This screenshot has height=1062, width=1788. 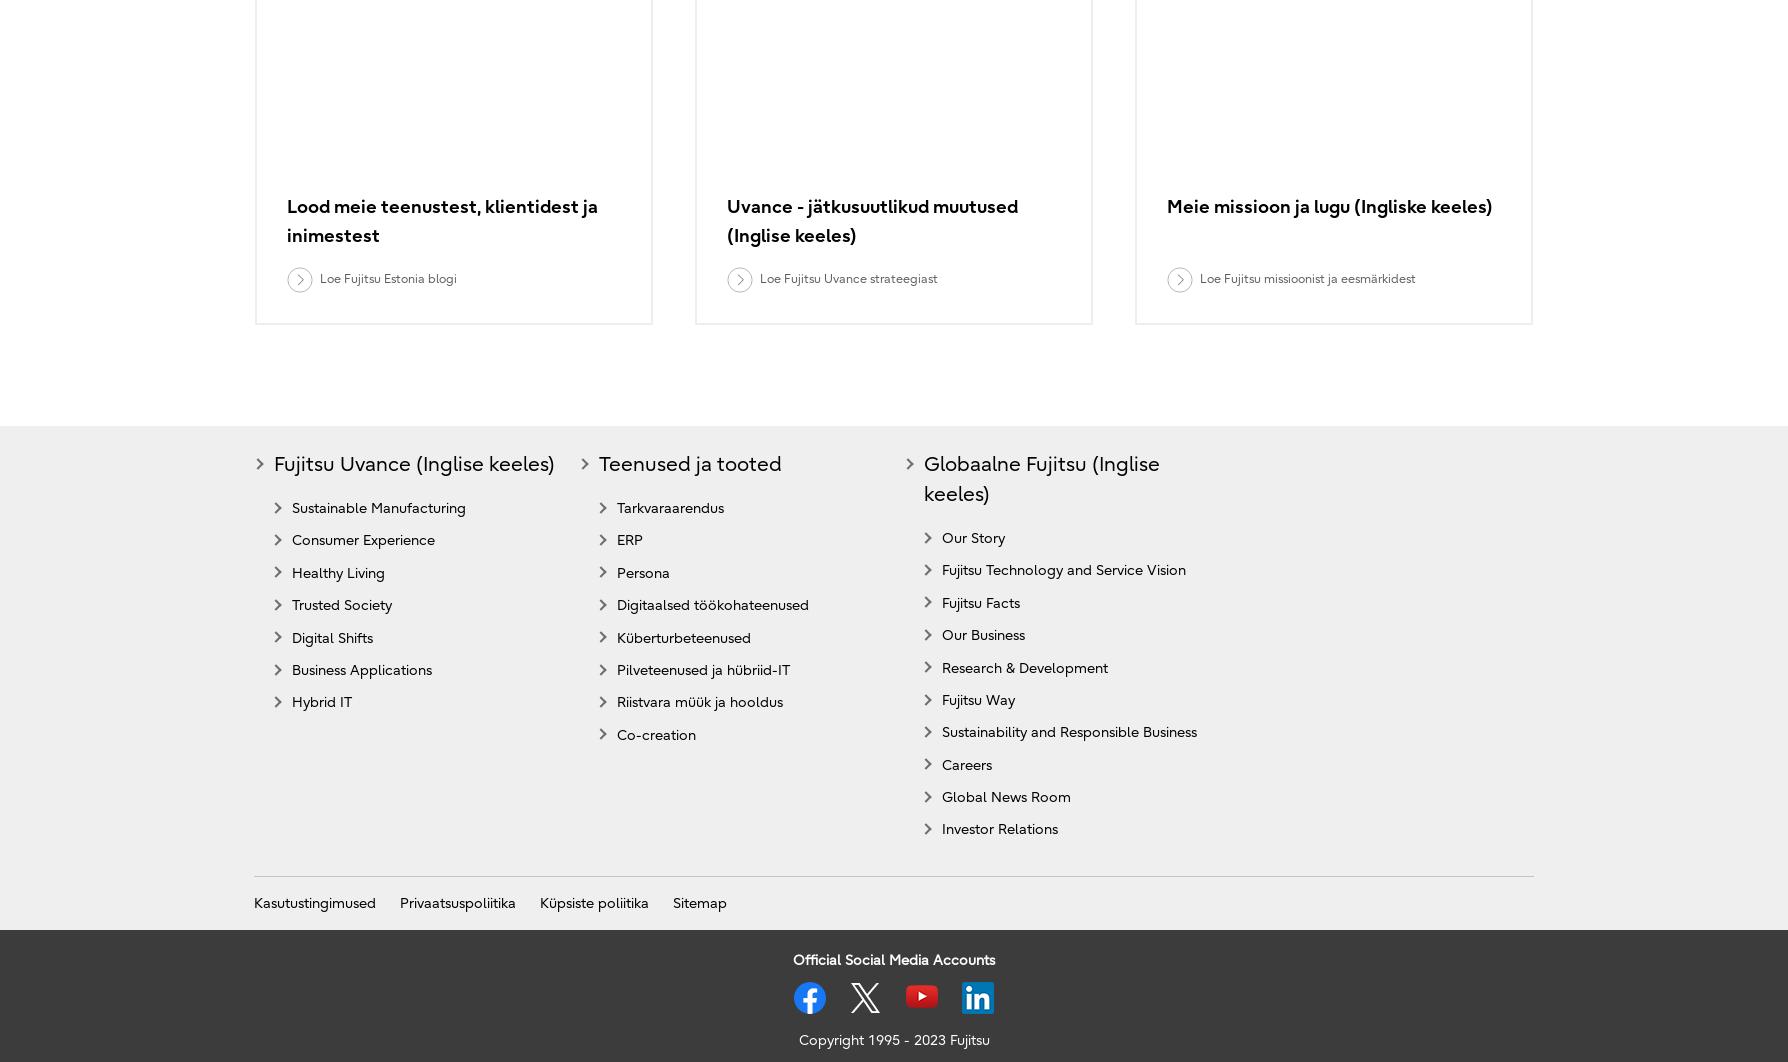 What do you see at coordinates (398, 901) in the screenshot?
I see `'Privaatsuspoliitika'` at bounding box center [398, 901].